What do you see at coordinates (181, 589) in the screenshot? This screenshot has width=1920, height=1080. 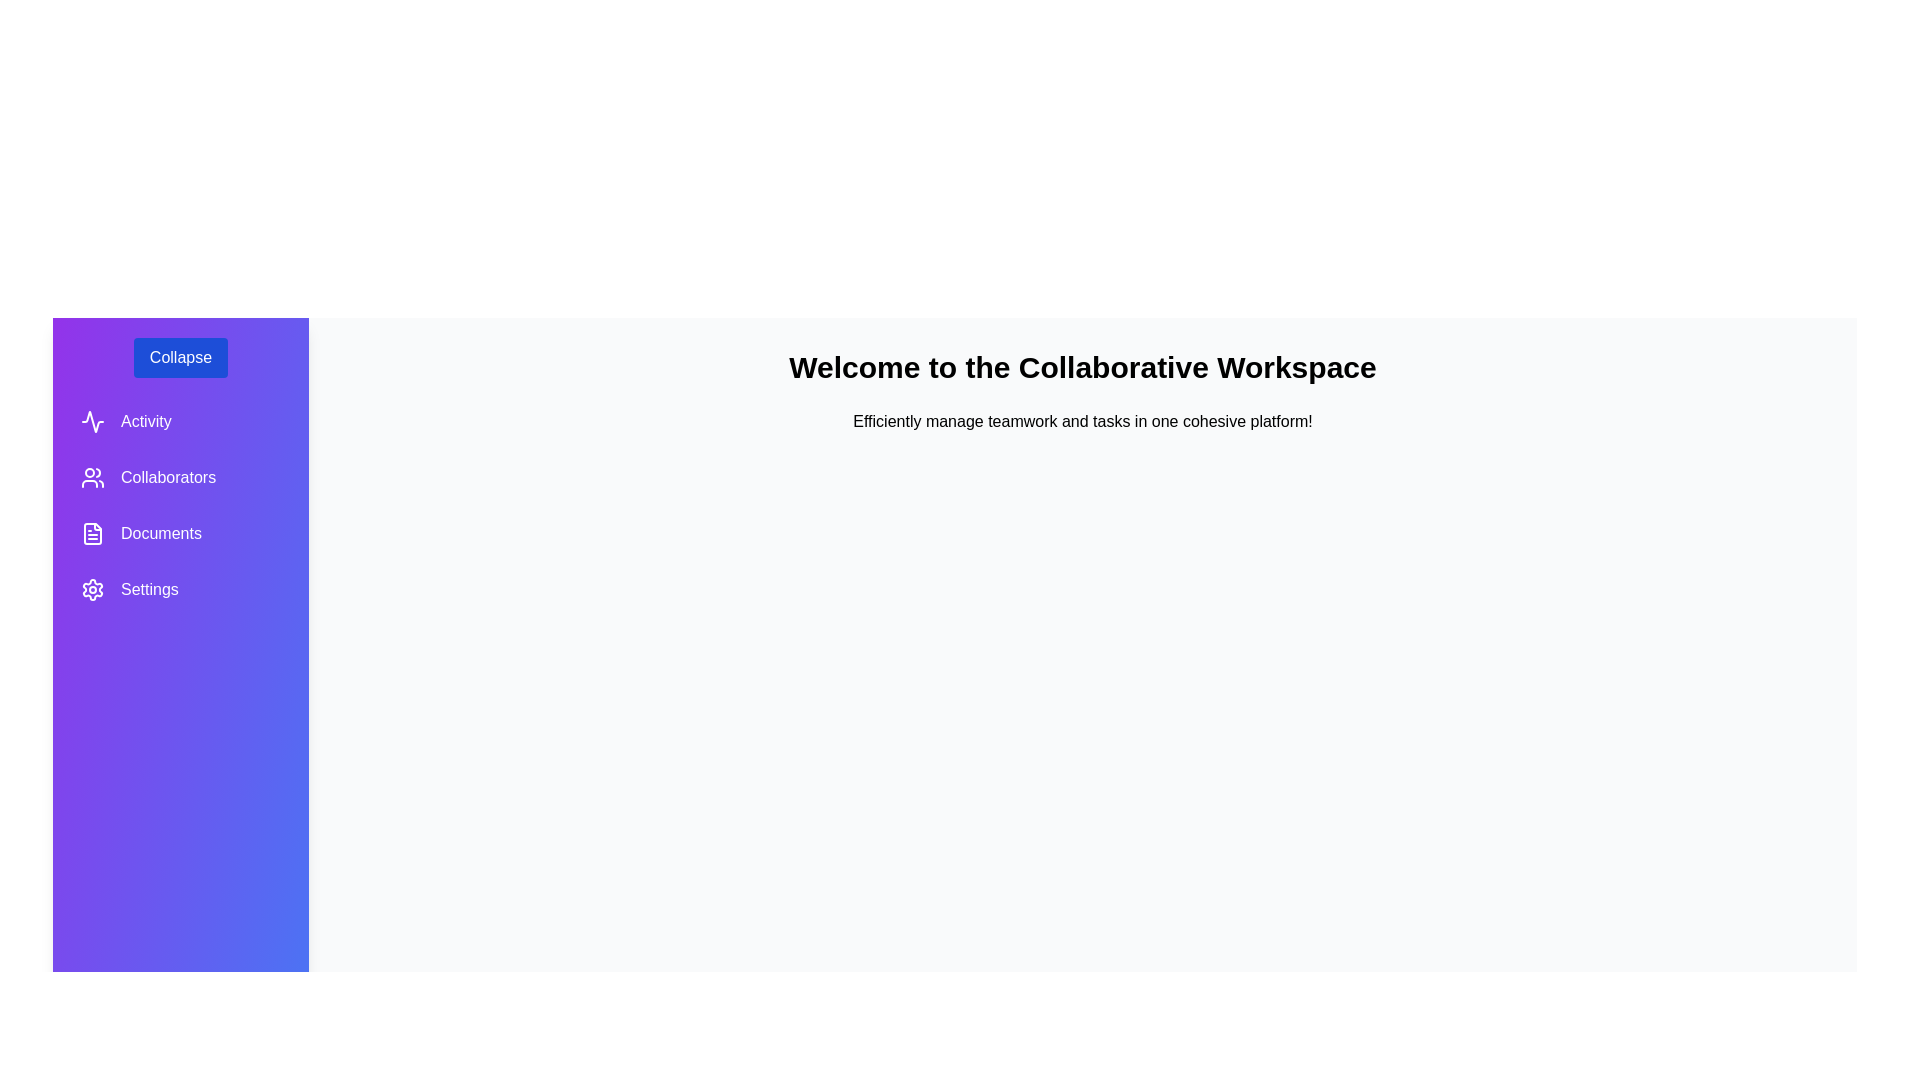 I see `the Settings section in the sidebar to navigate to it` at bounding box center [181, 589].